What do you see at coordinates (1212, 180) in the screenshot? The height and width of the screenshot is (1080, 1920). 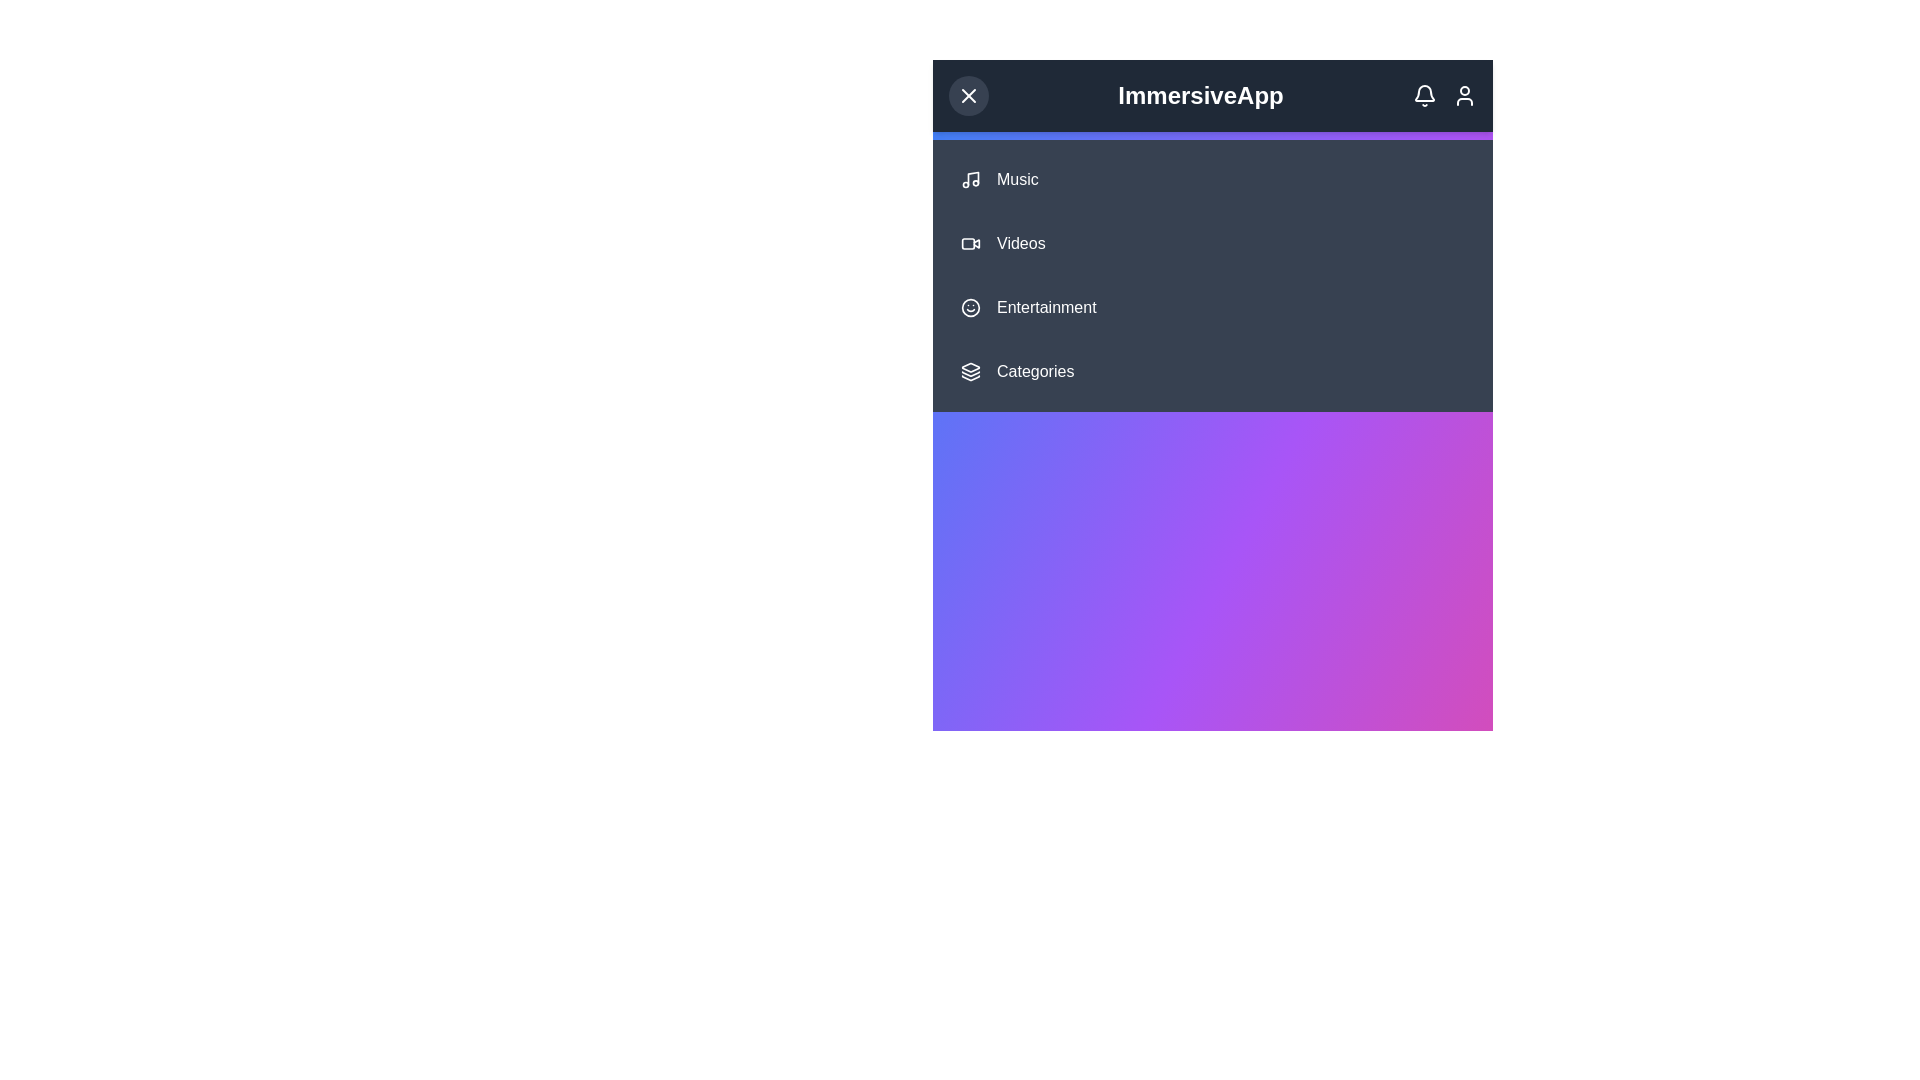 I see `the 'Music' menu item` at bounding box center [1212, 180].